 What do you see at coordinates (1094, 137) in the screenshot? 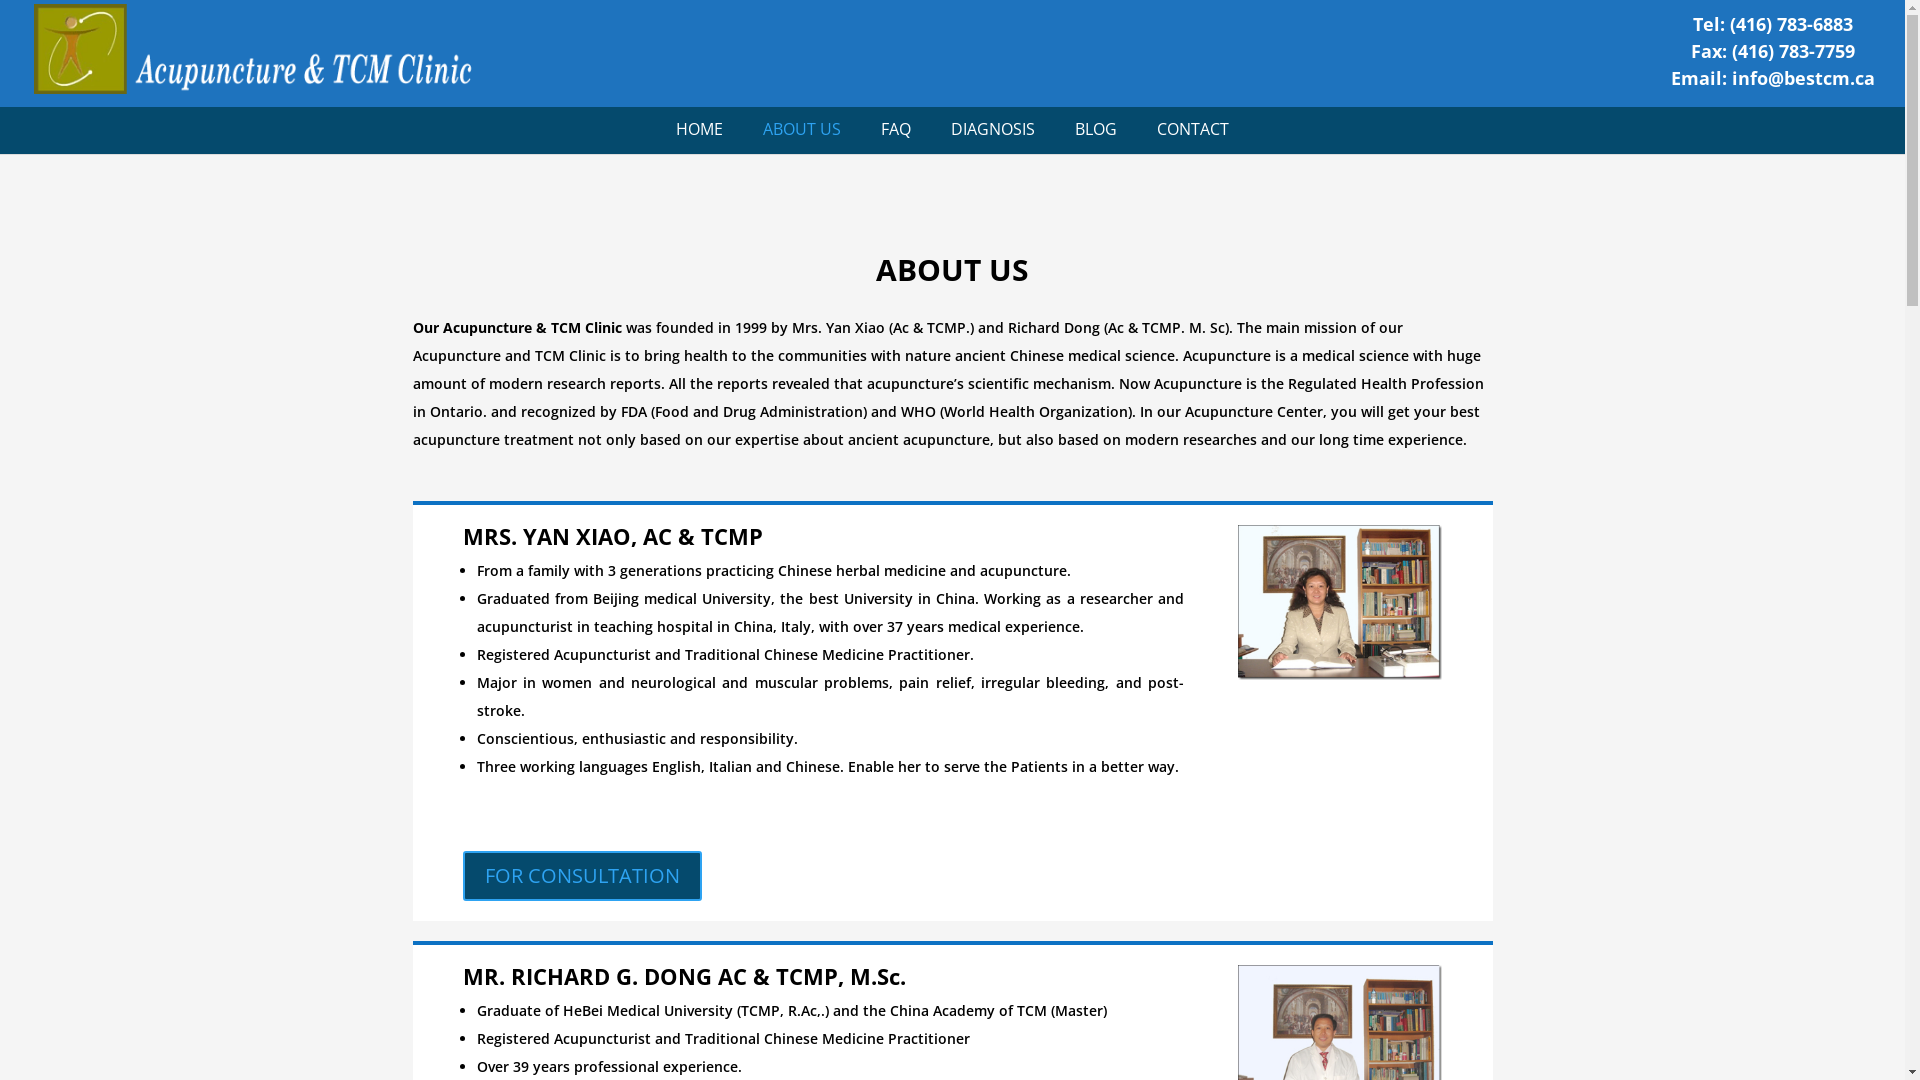
I see `'BLOG'` at bounding box center [1094, 137].